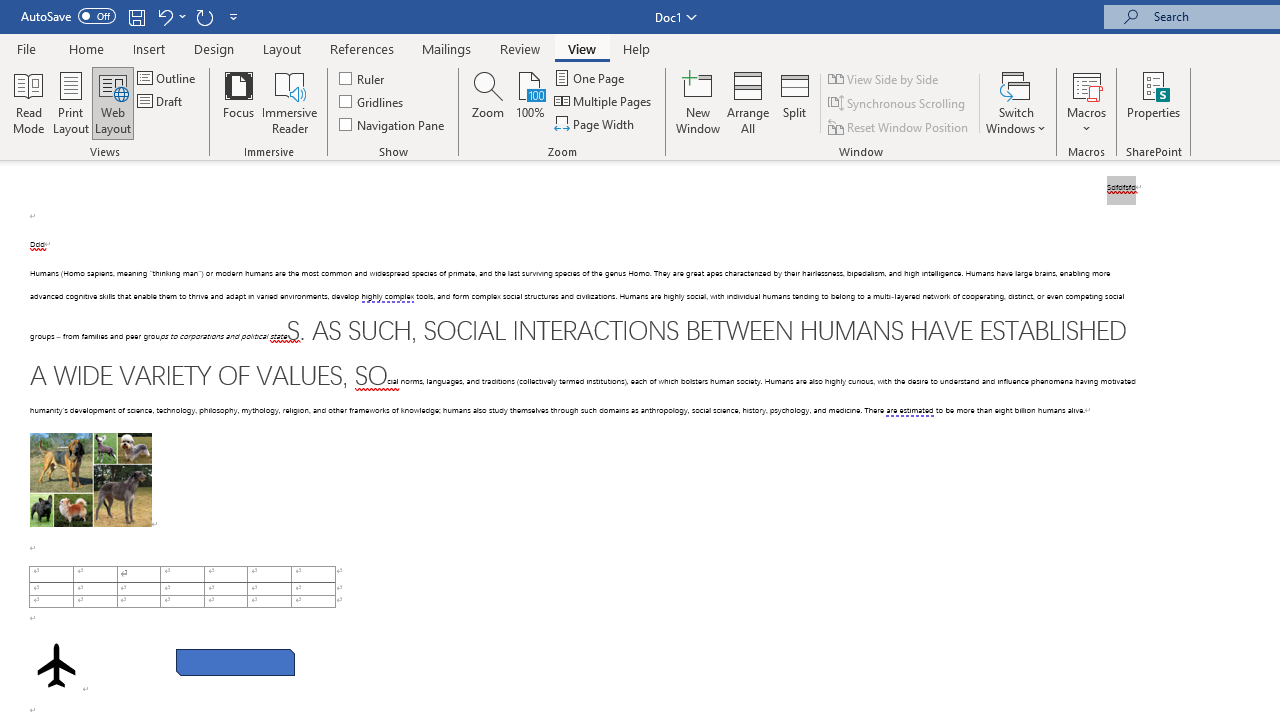 This screenshot has width=1280, height=720. What do you see at coordinates (897, 103) in the screenshot?
I see `'Synchronous Scrolling'` at bounding box center [897, 103].